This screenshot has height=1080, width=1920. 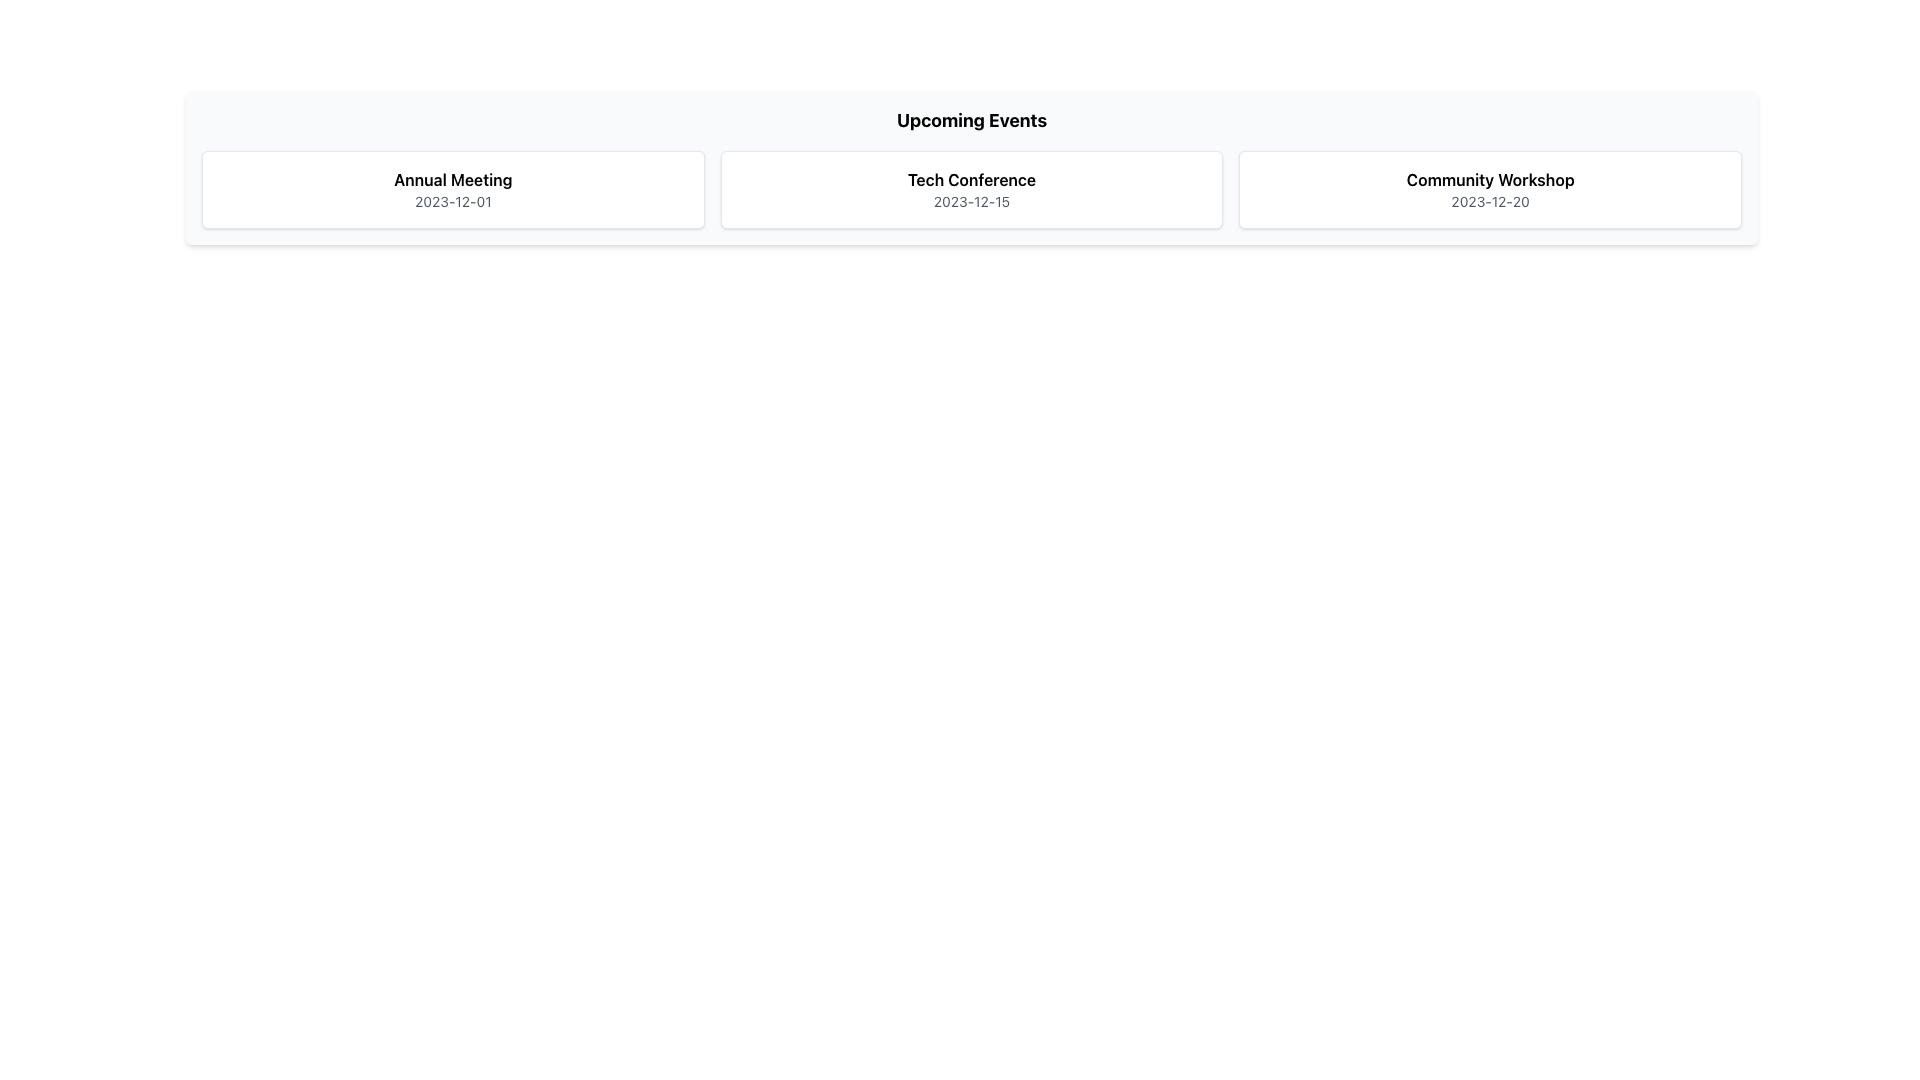 I want to click on the text label displaying a date in small gray font located beneath 'Tech Conference', so click(x=971, y=201).